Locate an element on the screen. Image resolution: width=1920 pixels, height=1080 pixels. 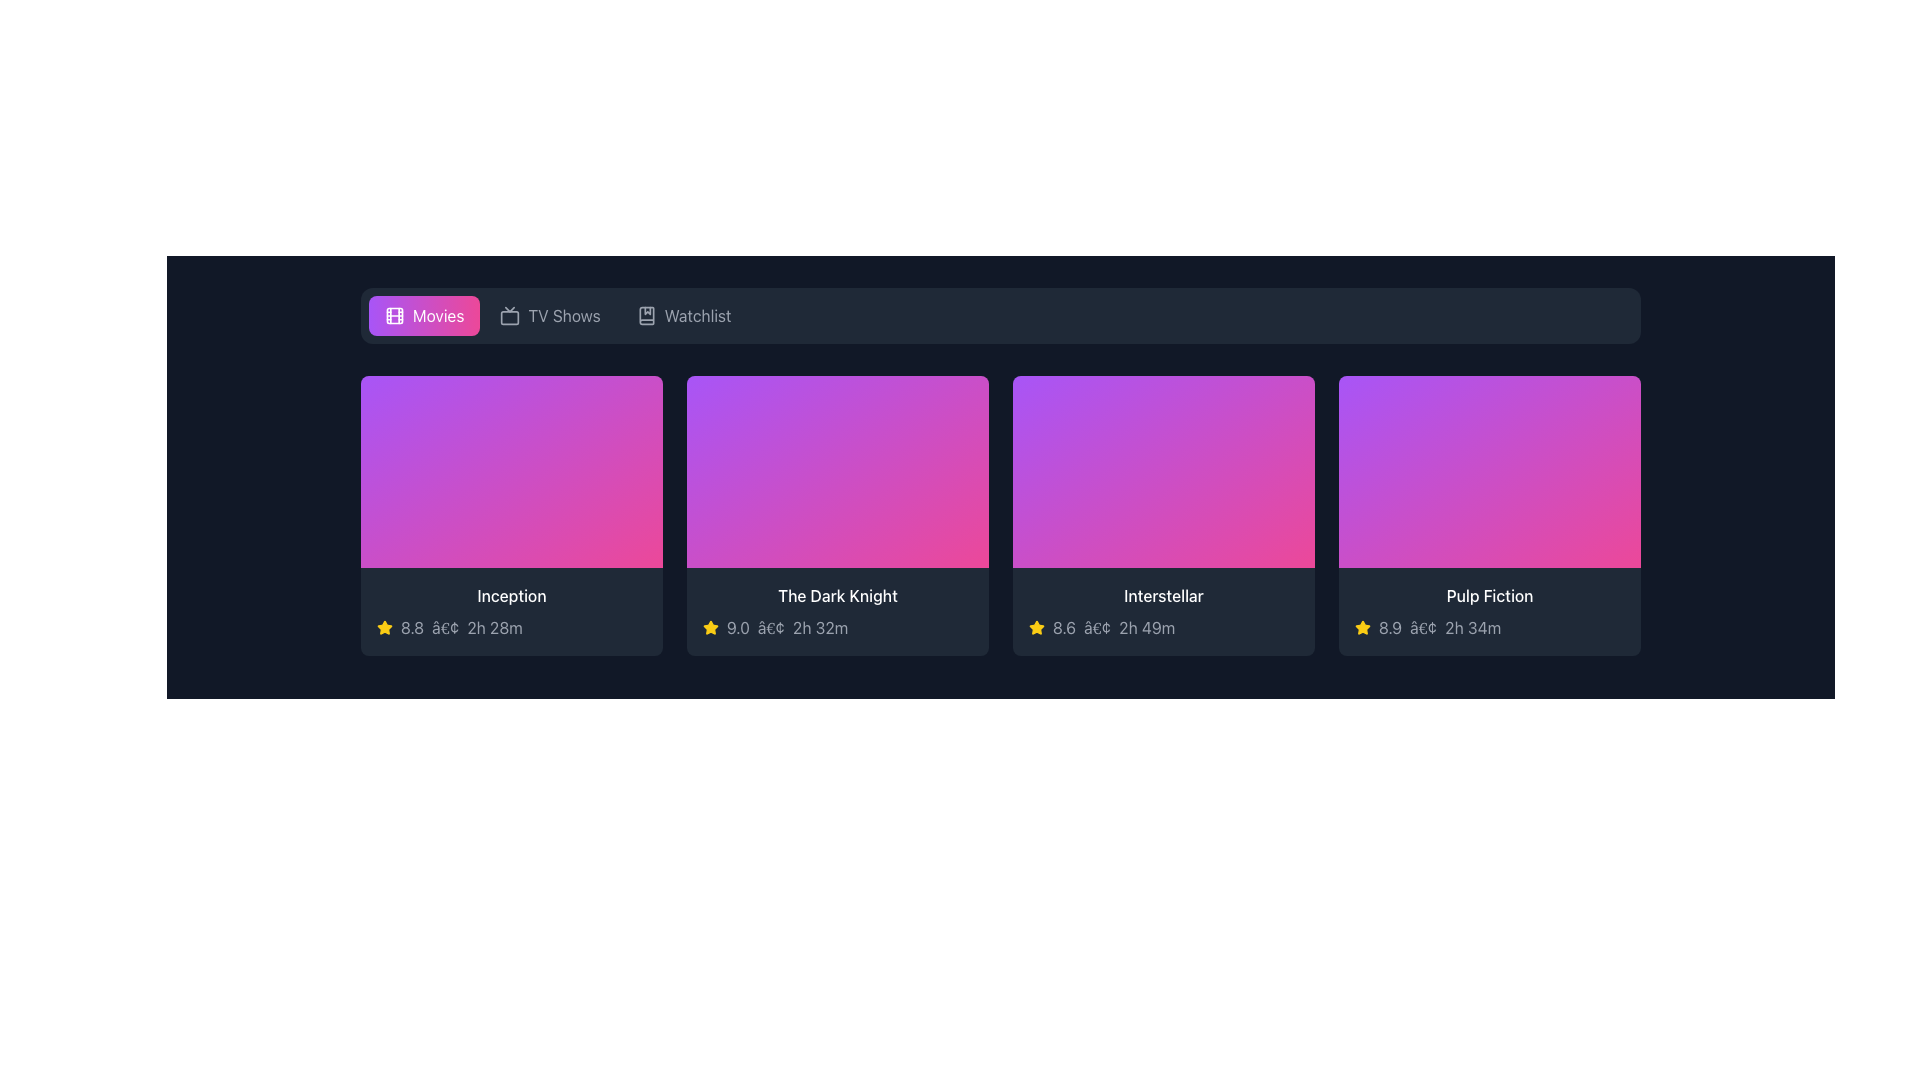
the decorative SVG icon located to the left of the 'Movies' button in the navigation bar is located at coordinates (394, 315).